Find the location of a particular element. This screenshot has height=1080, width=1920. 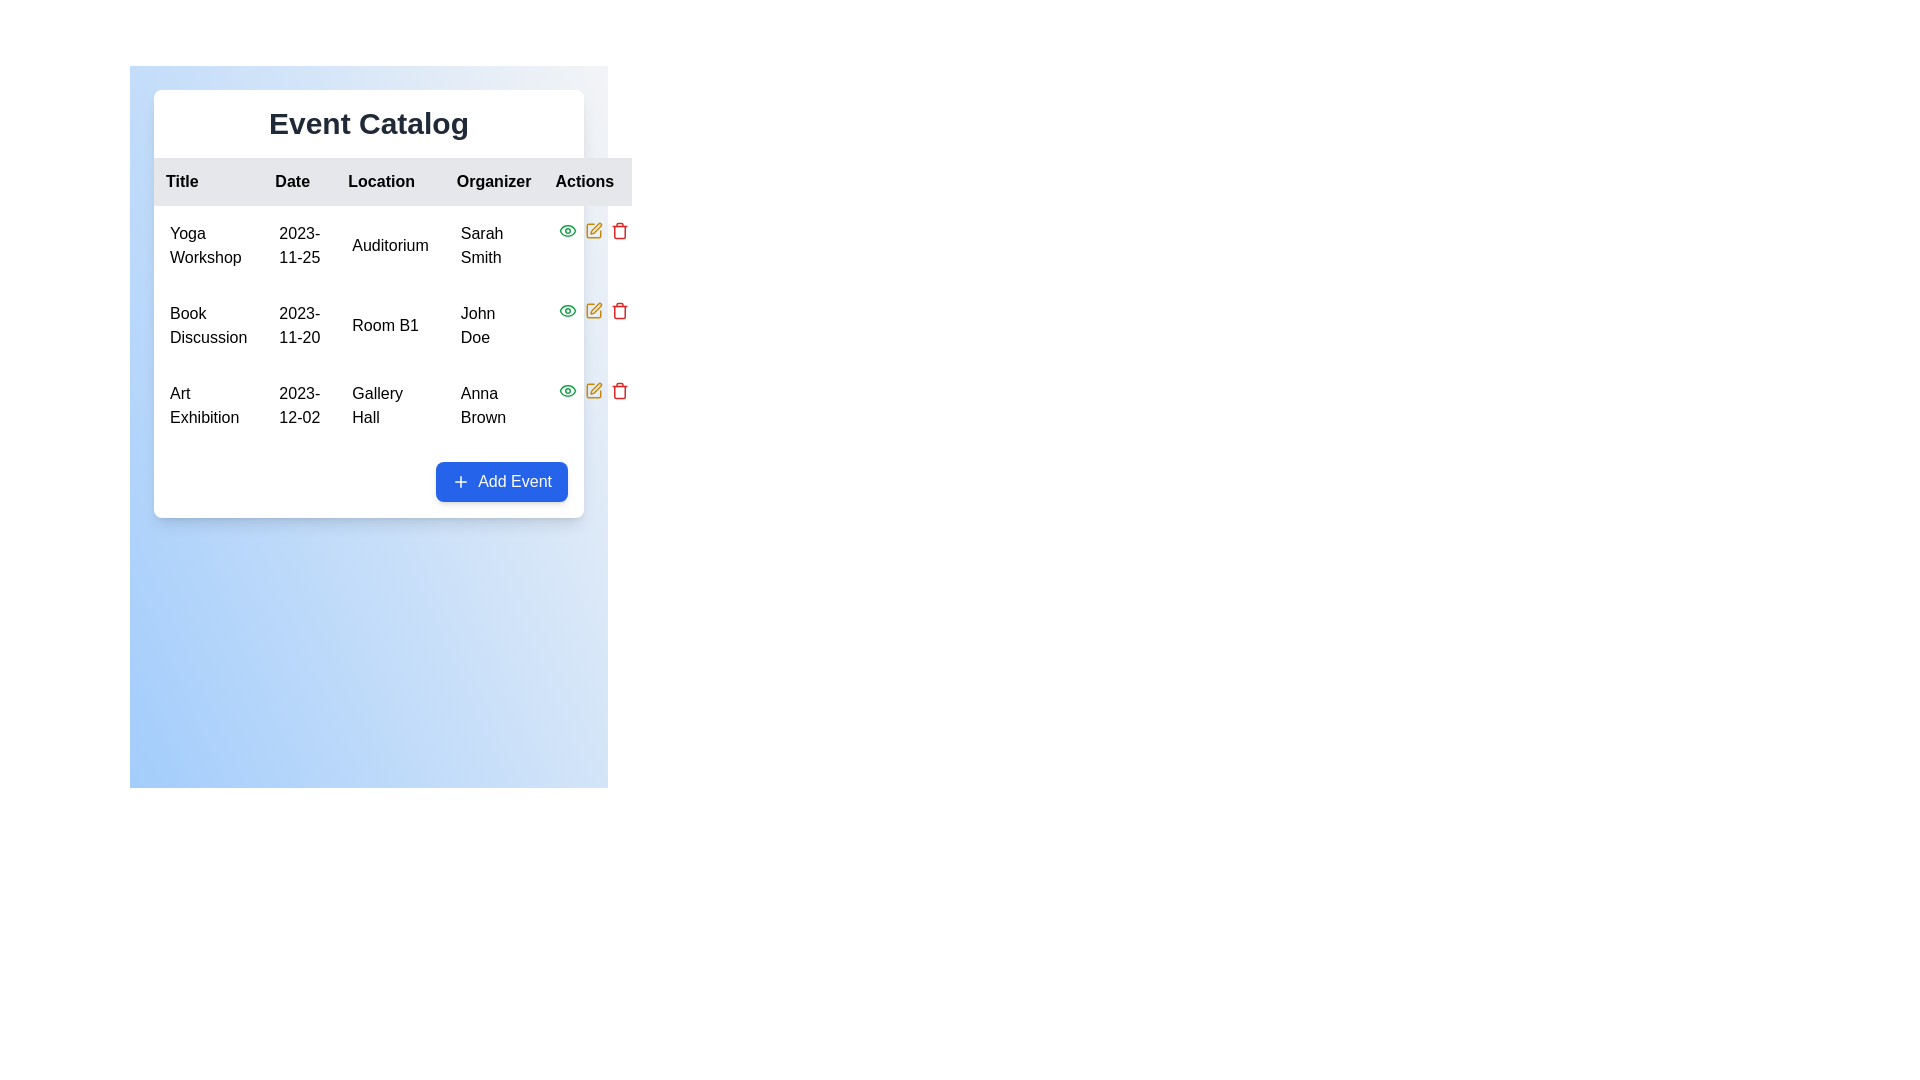

the first row of the event table displaying 'Yoga Workshop', '2023-11-25', 'Auditorium', and 'Sarah Smith' is located at coordinates (399, 245).